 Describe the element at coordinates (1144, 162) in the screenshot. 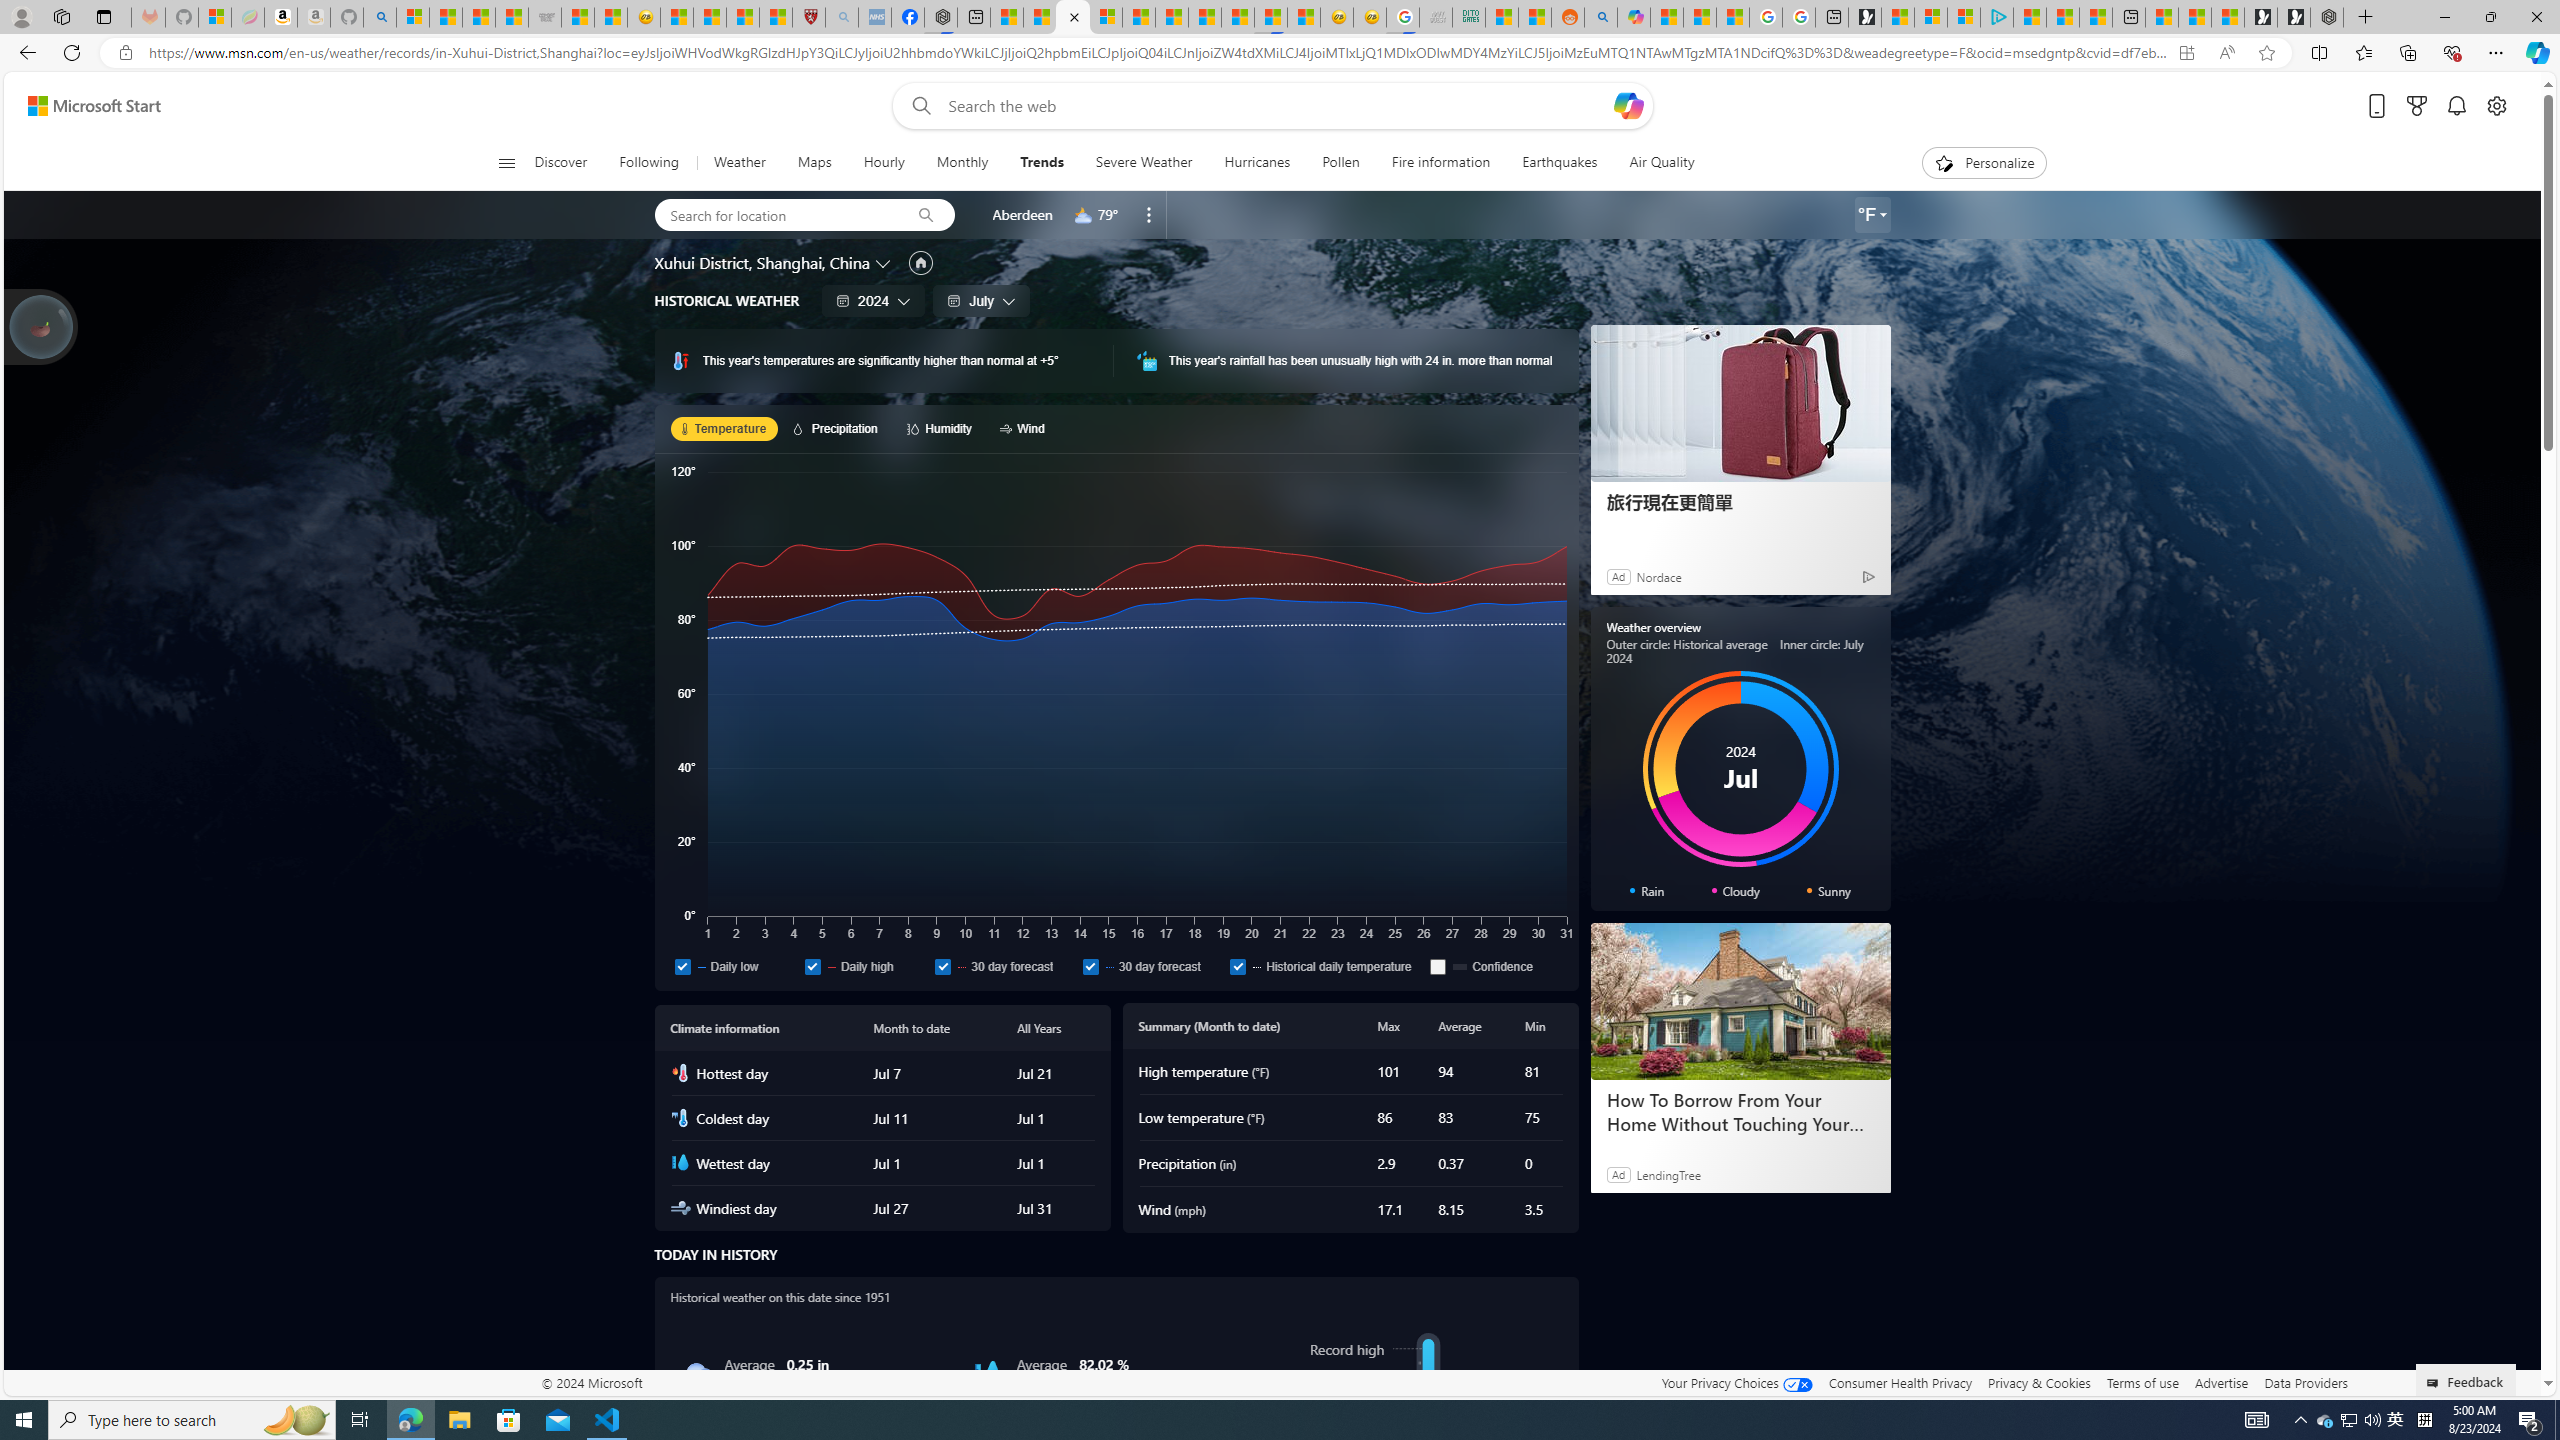

I see `'Severe Weather'` at that location.